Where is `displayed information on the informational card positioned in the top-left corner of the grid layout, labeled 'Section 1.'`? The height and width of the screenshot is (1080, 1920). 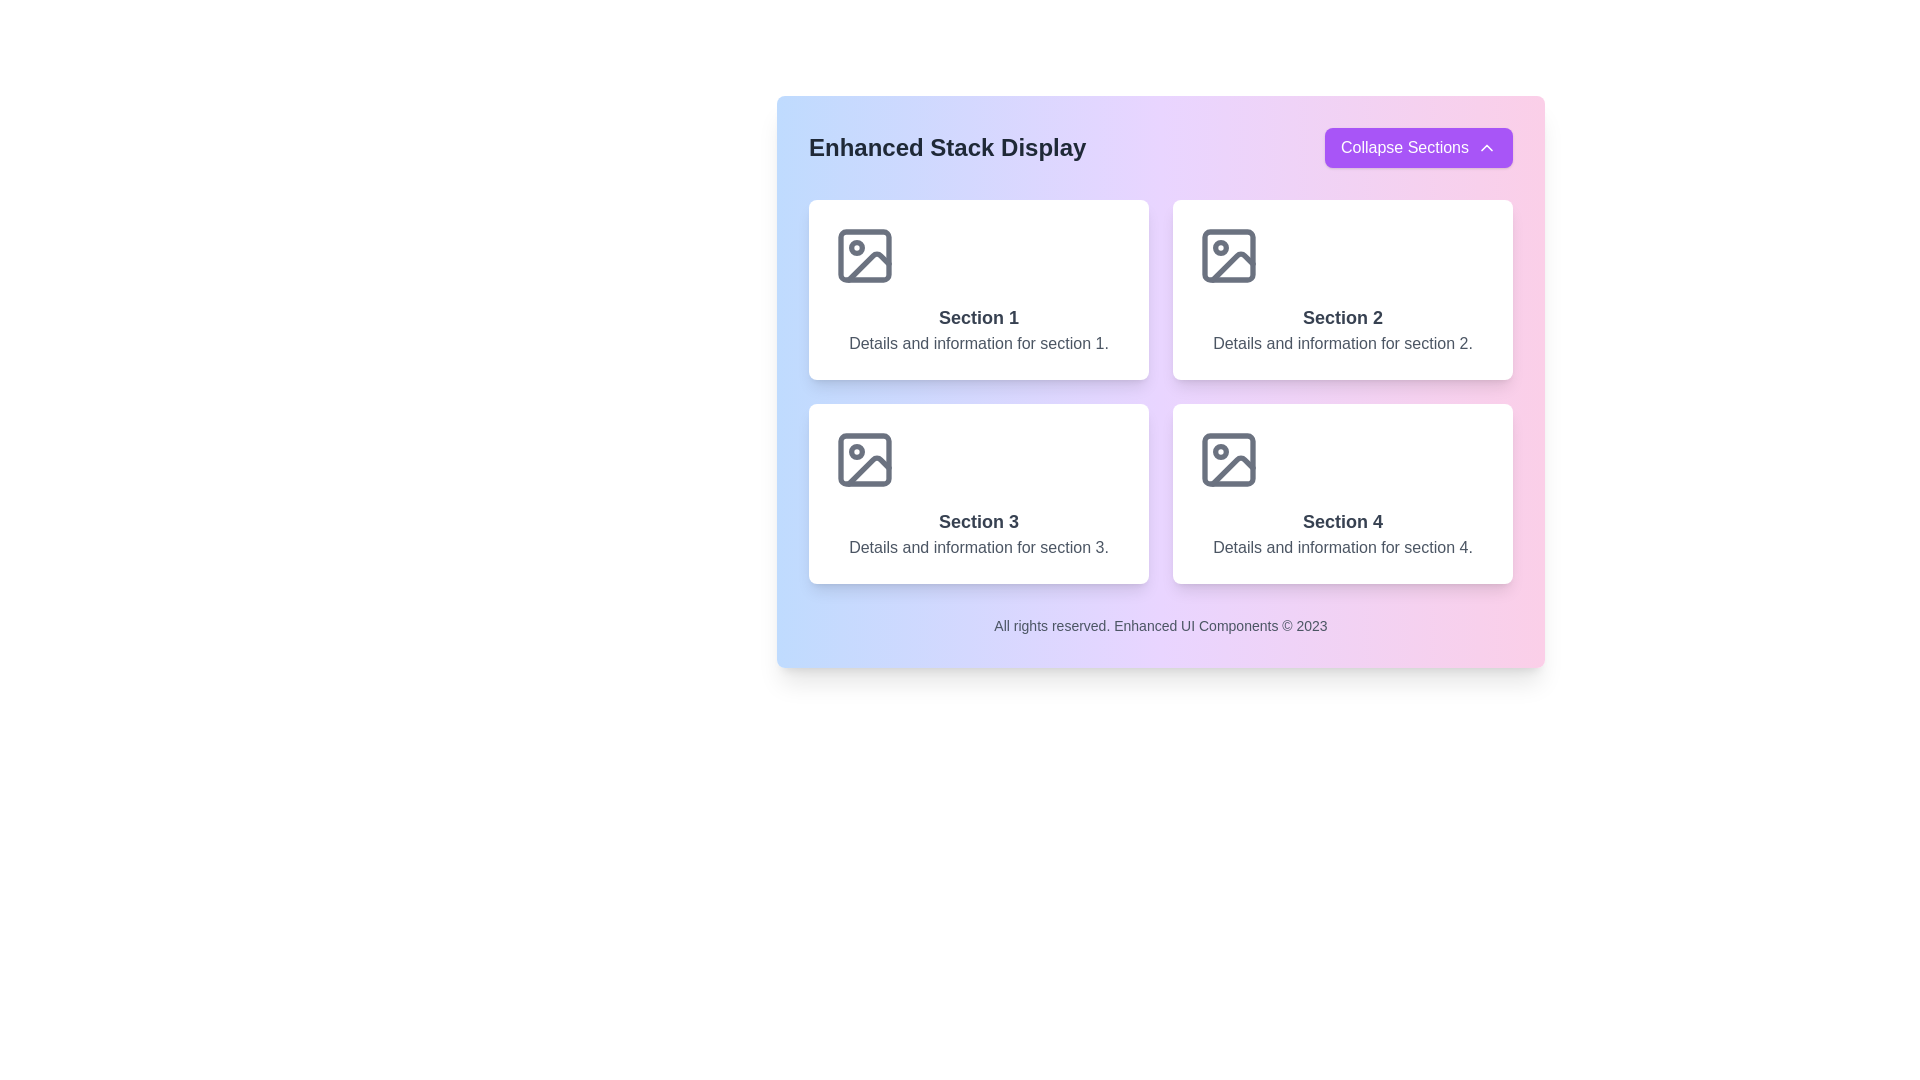 displayed information on the informational card positioned in the top-left corner of the grid layout, labeled 'Section 1.' is located at coordinates (979, 289).